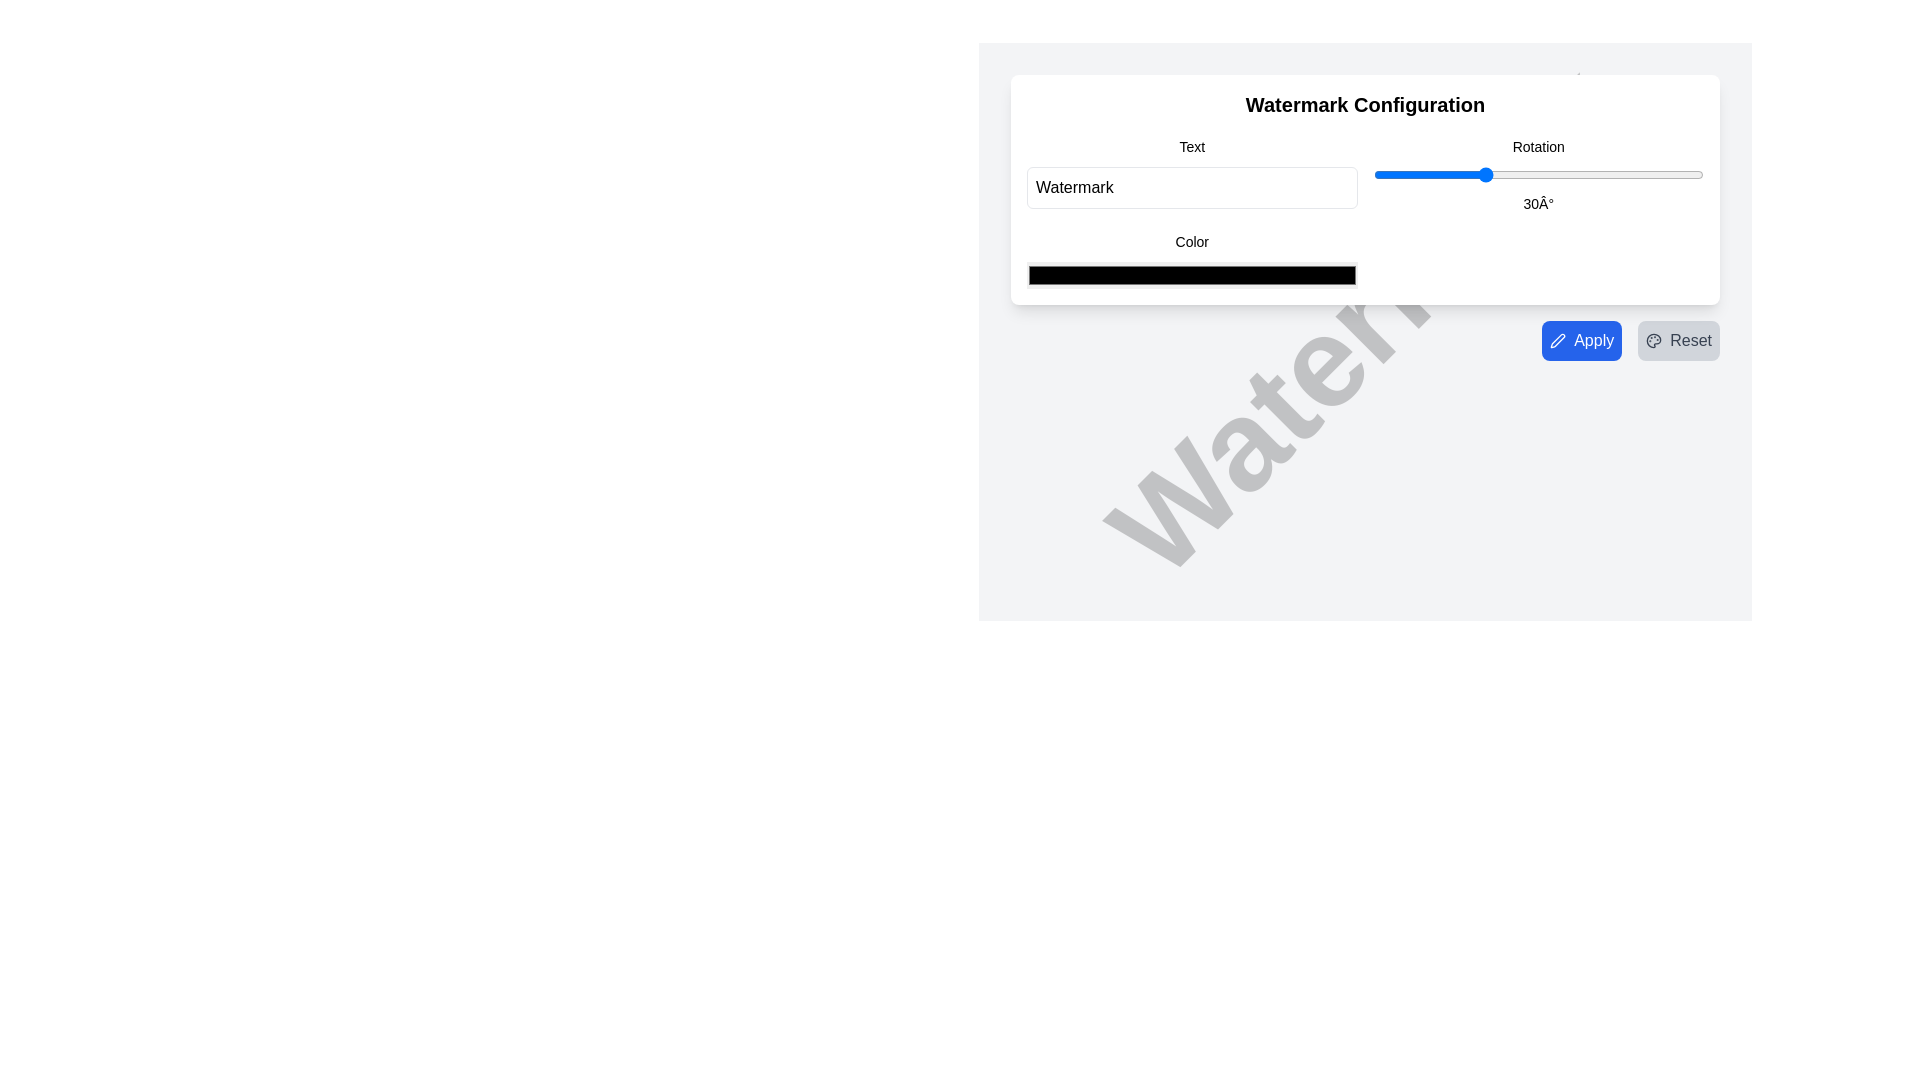 The width and height of the screenshot is (1920, 1080). I want to click on rotation, so click(1585, 173).